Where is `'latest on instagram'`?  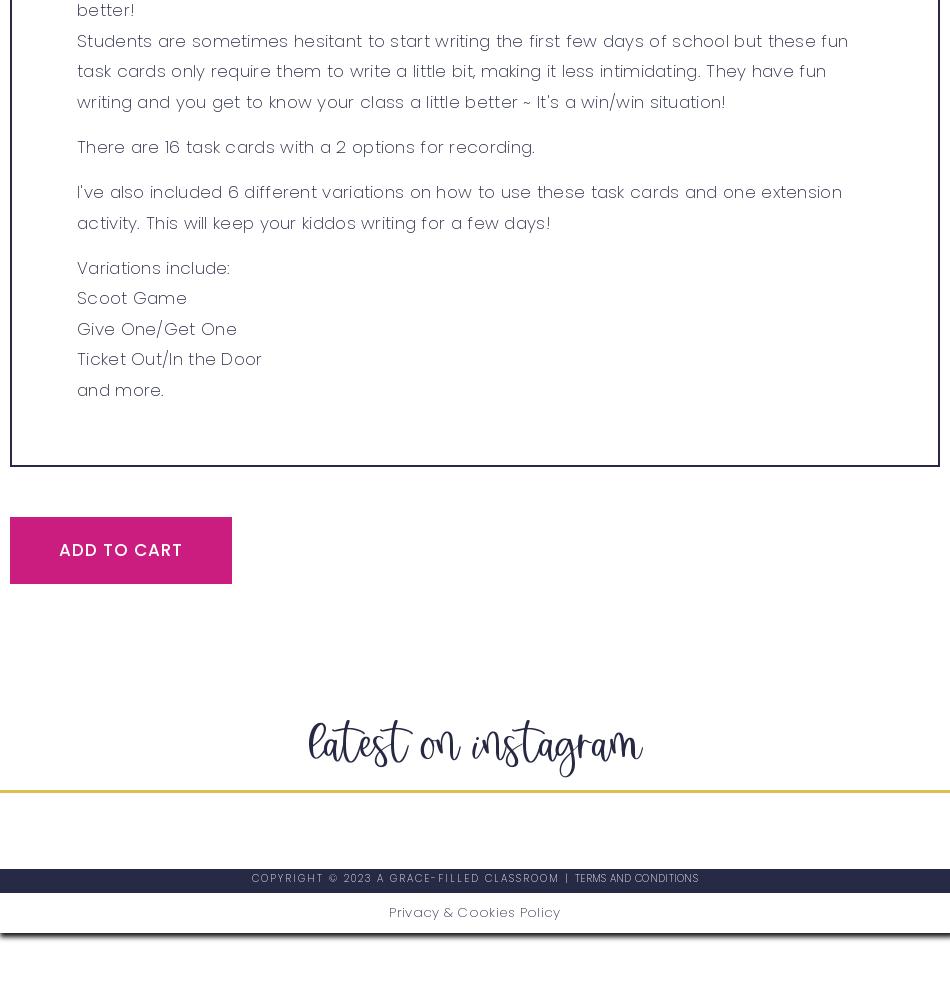 'latest on instagram' is located at coordinates (306, 745).